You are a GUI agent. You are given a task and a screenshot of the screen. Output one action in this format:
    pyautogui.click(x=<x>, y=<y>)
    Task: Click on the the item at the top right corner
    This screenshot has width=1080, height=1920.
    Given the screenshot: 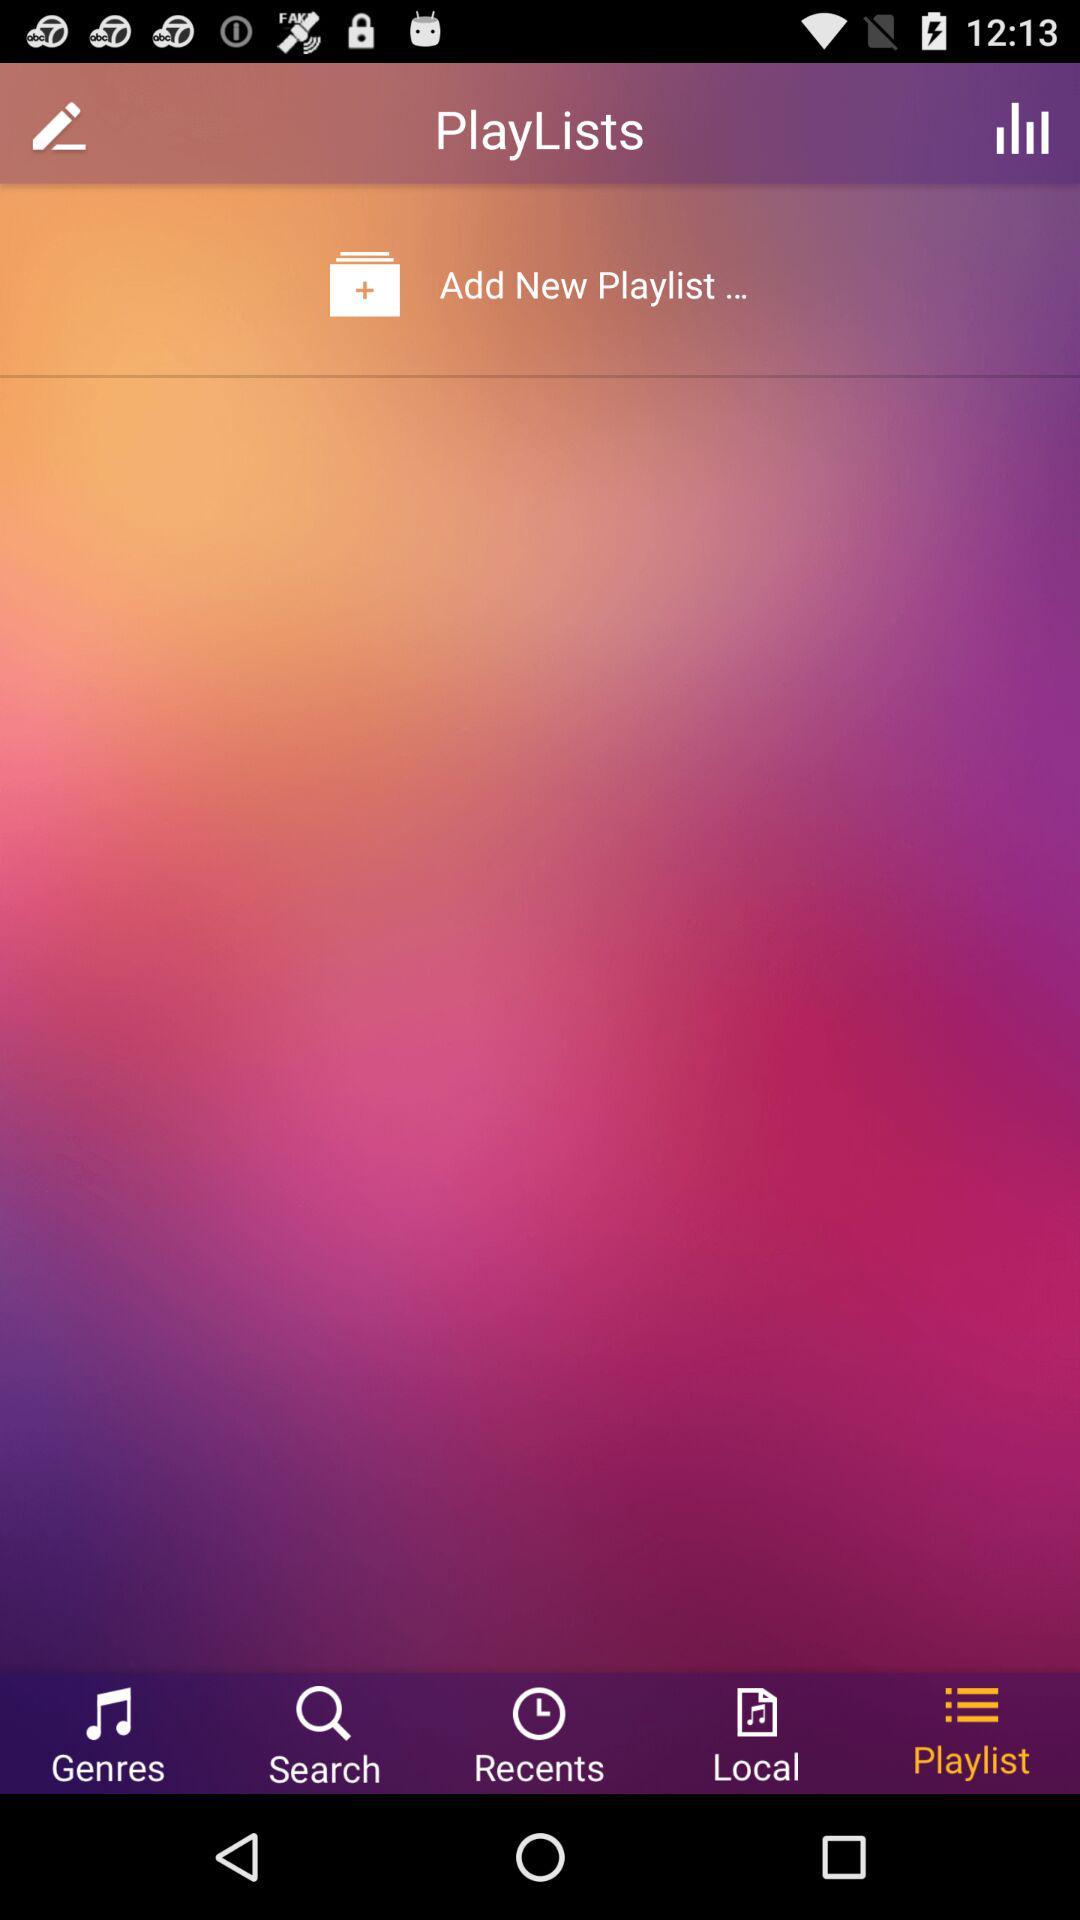 What is the action you would take?
    pyautogui.click(x=1022, y=127)
    